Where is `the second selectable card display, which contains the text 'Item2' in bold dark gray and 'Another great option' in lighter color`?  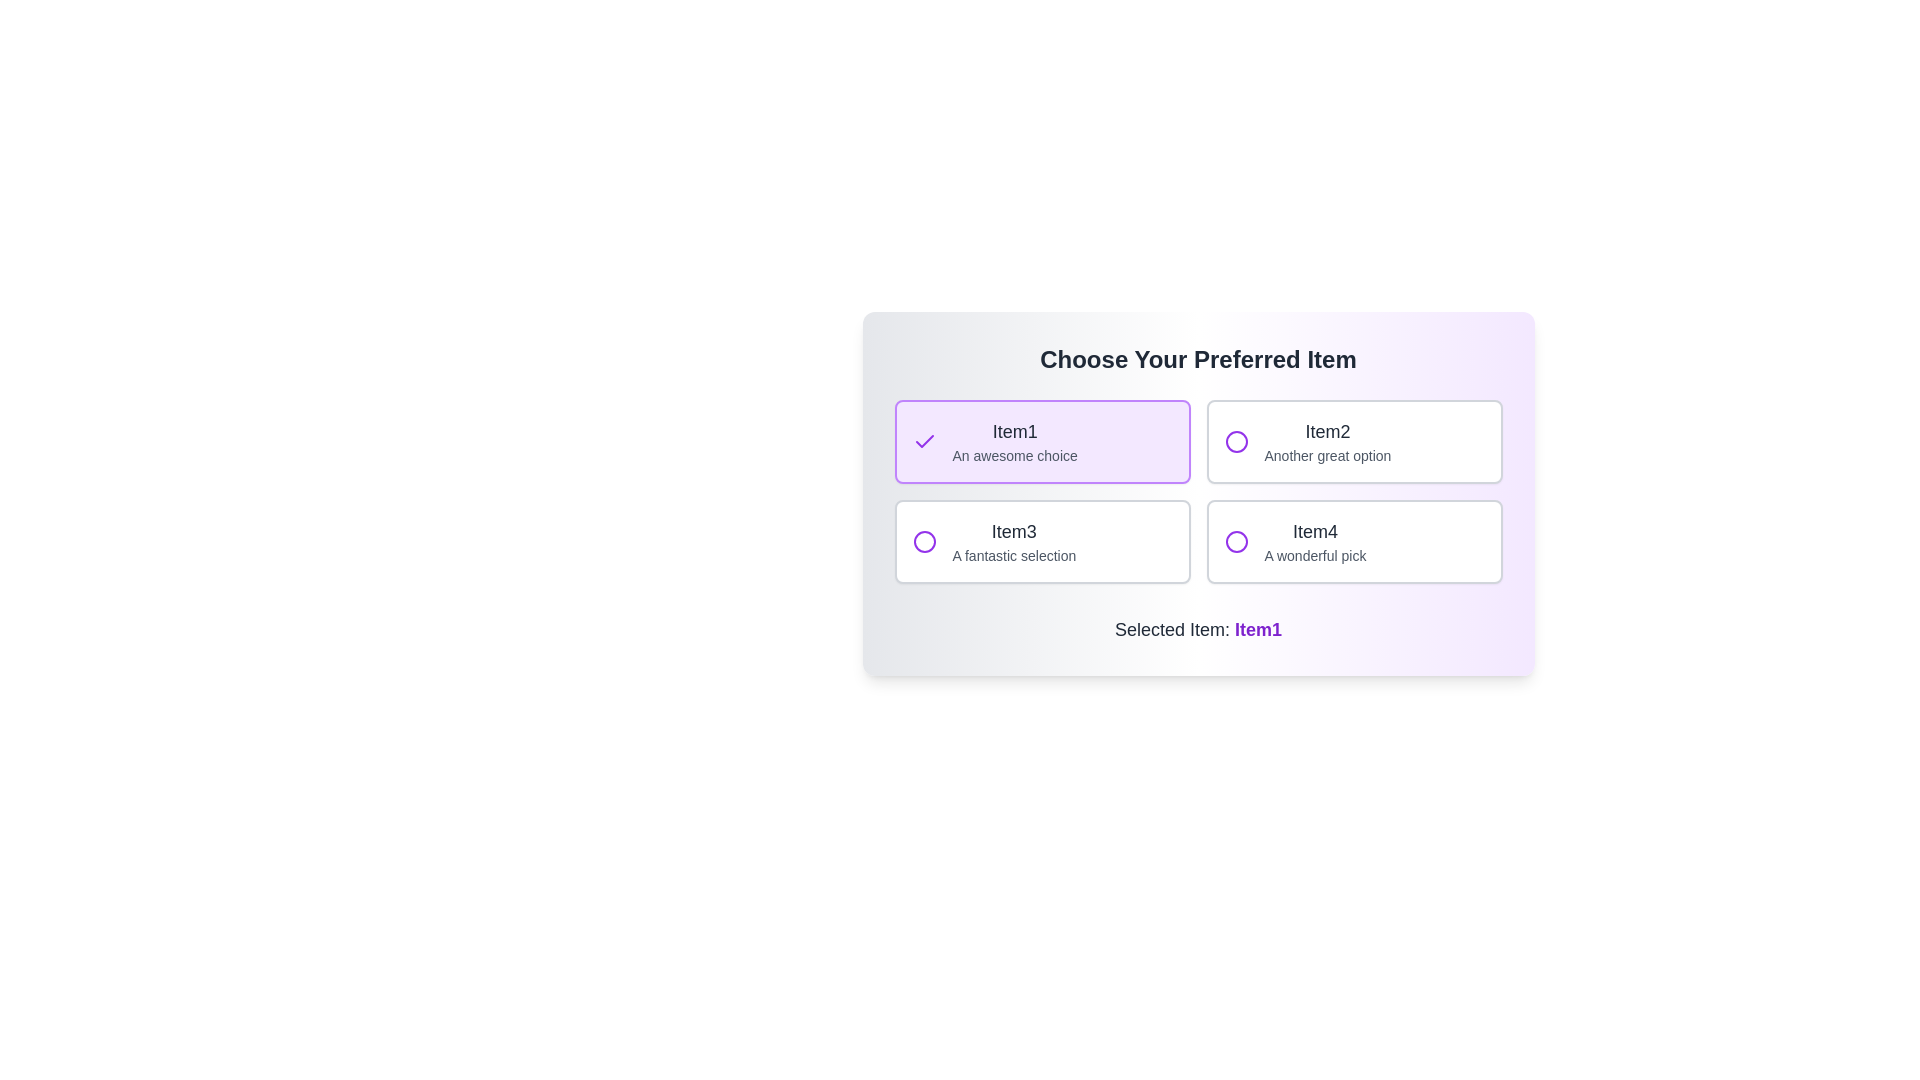
the second selectable card display, which contains the text 'Item2' in bold dark gray and 'Another great option' in lighter color is located at coordinates (1327, 441).